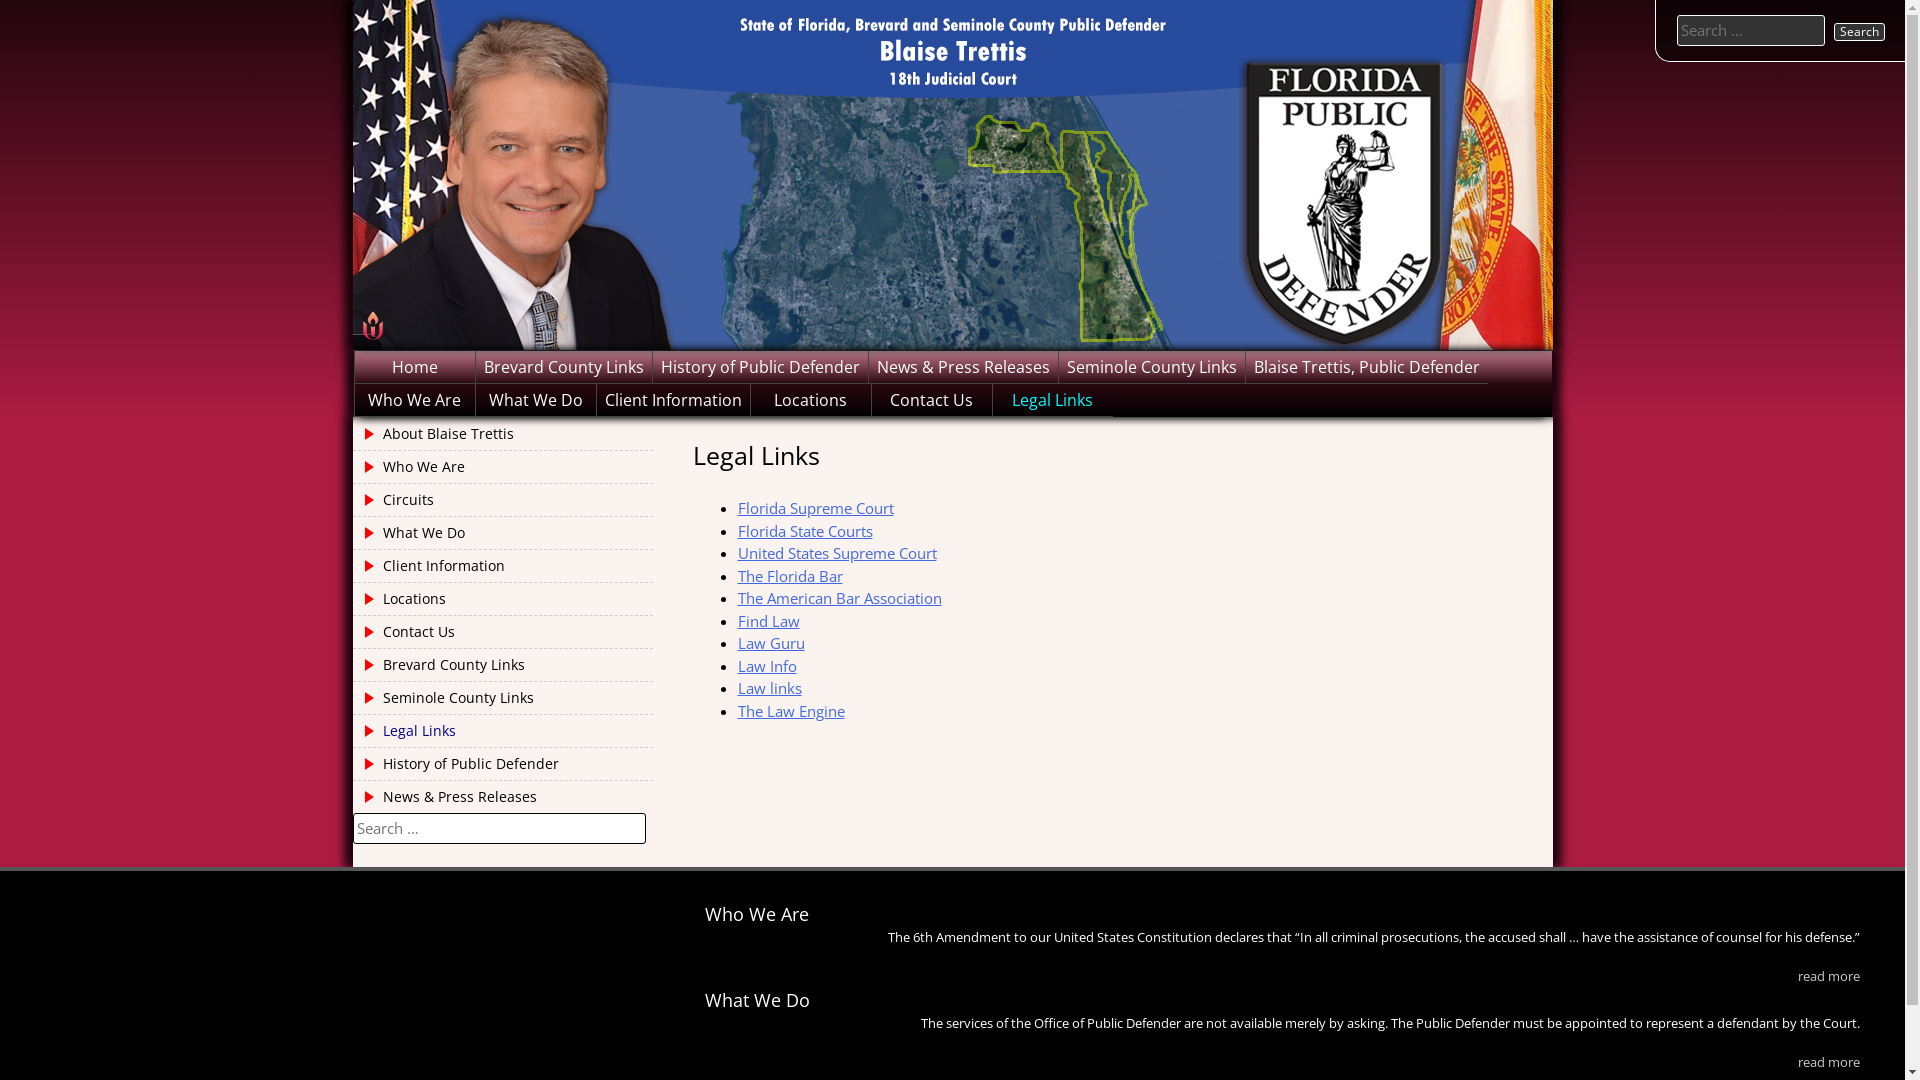 The image size is (1920, 1080). Describe the element at coordinates (1858, 31) in the screenshot. I see `'Search'` at that location.